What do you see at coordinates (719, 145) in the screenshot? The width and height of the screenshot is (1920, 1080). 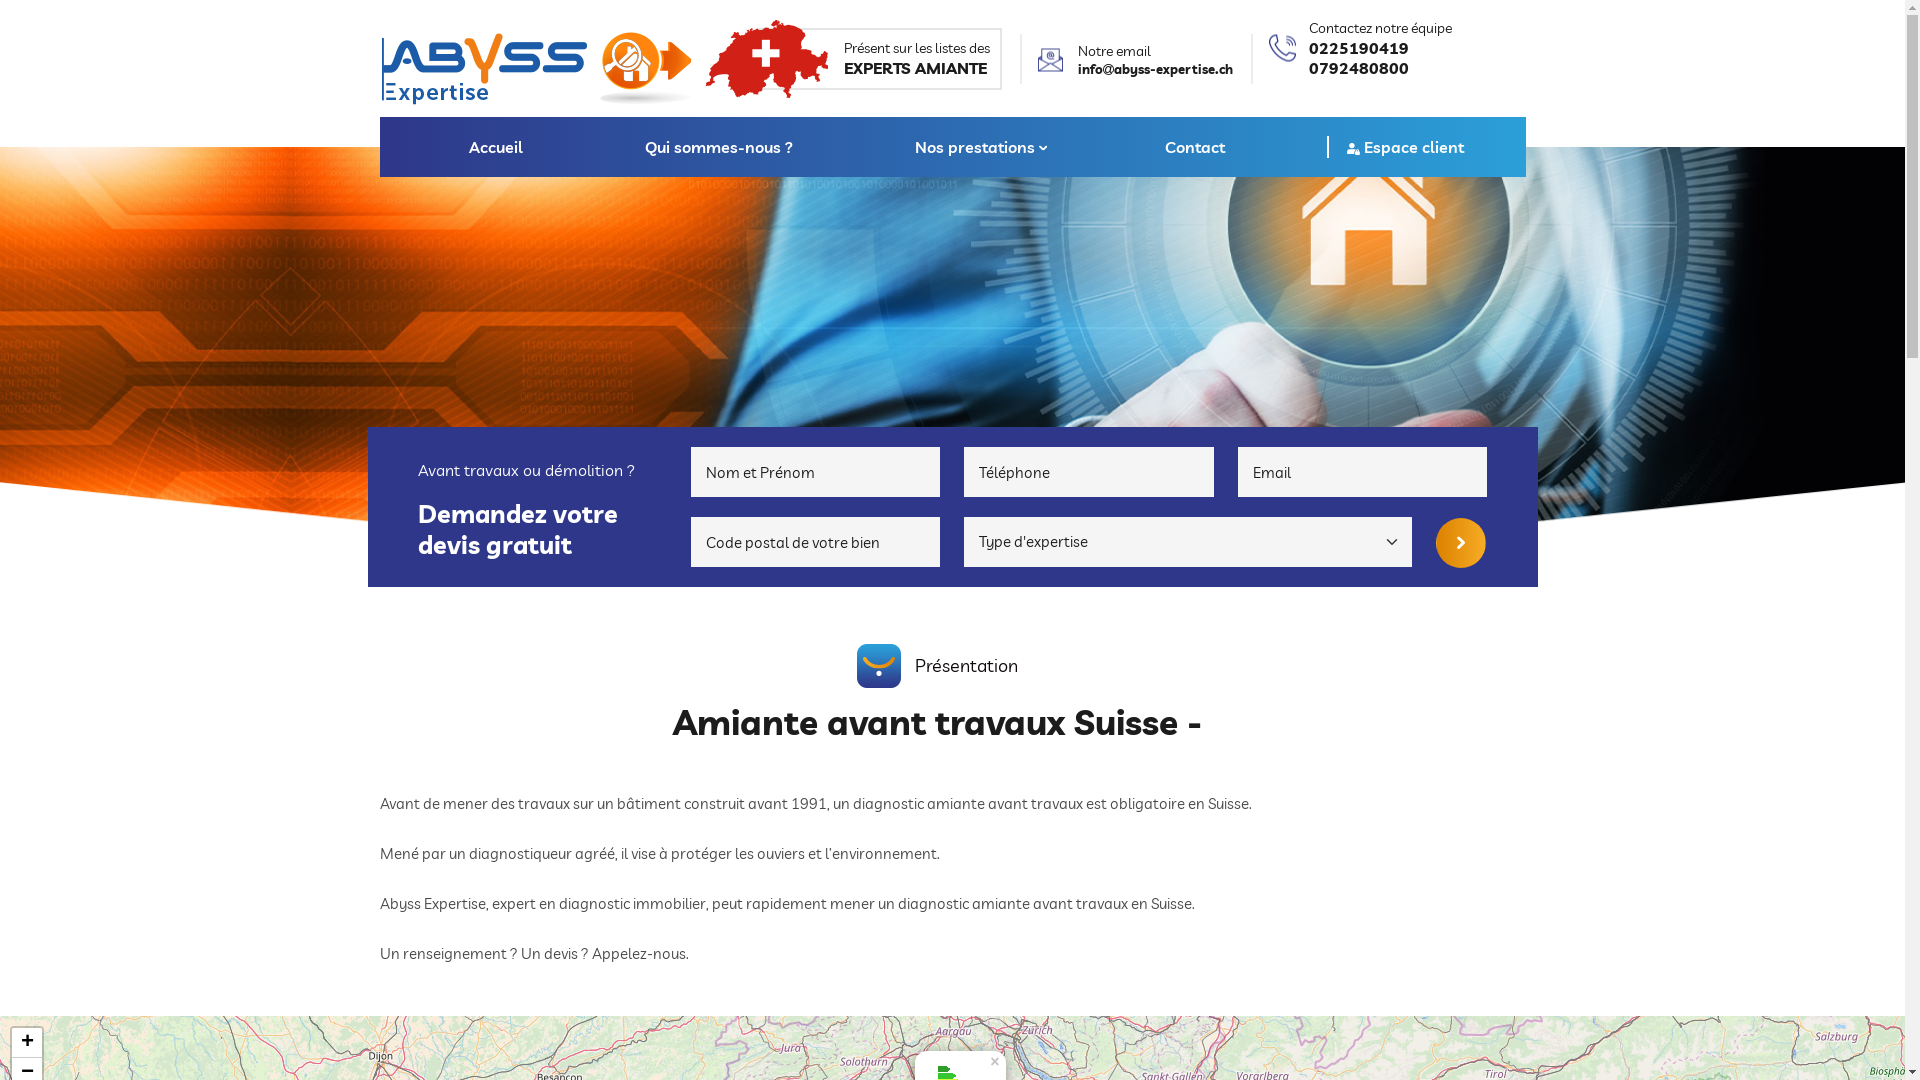 I see `'Qui sommes-nous ?'` at bounding box center [719, 145].